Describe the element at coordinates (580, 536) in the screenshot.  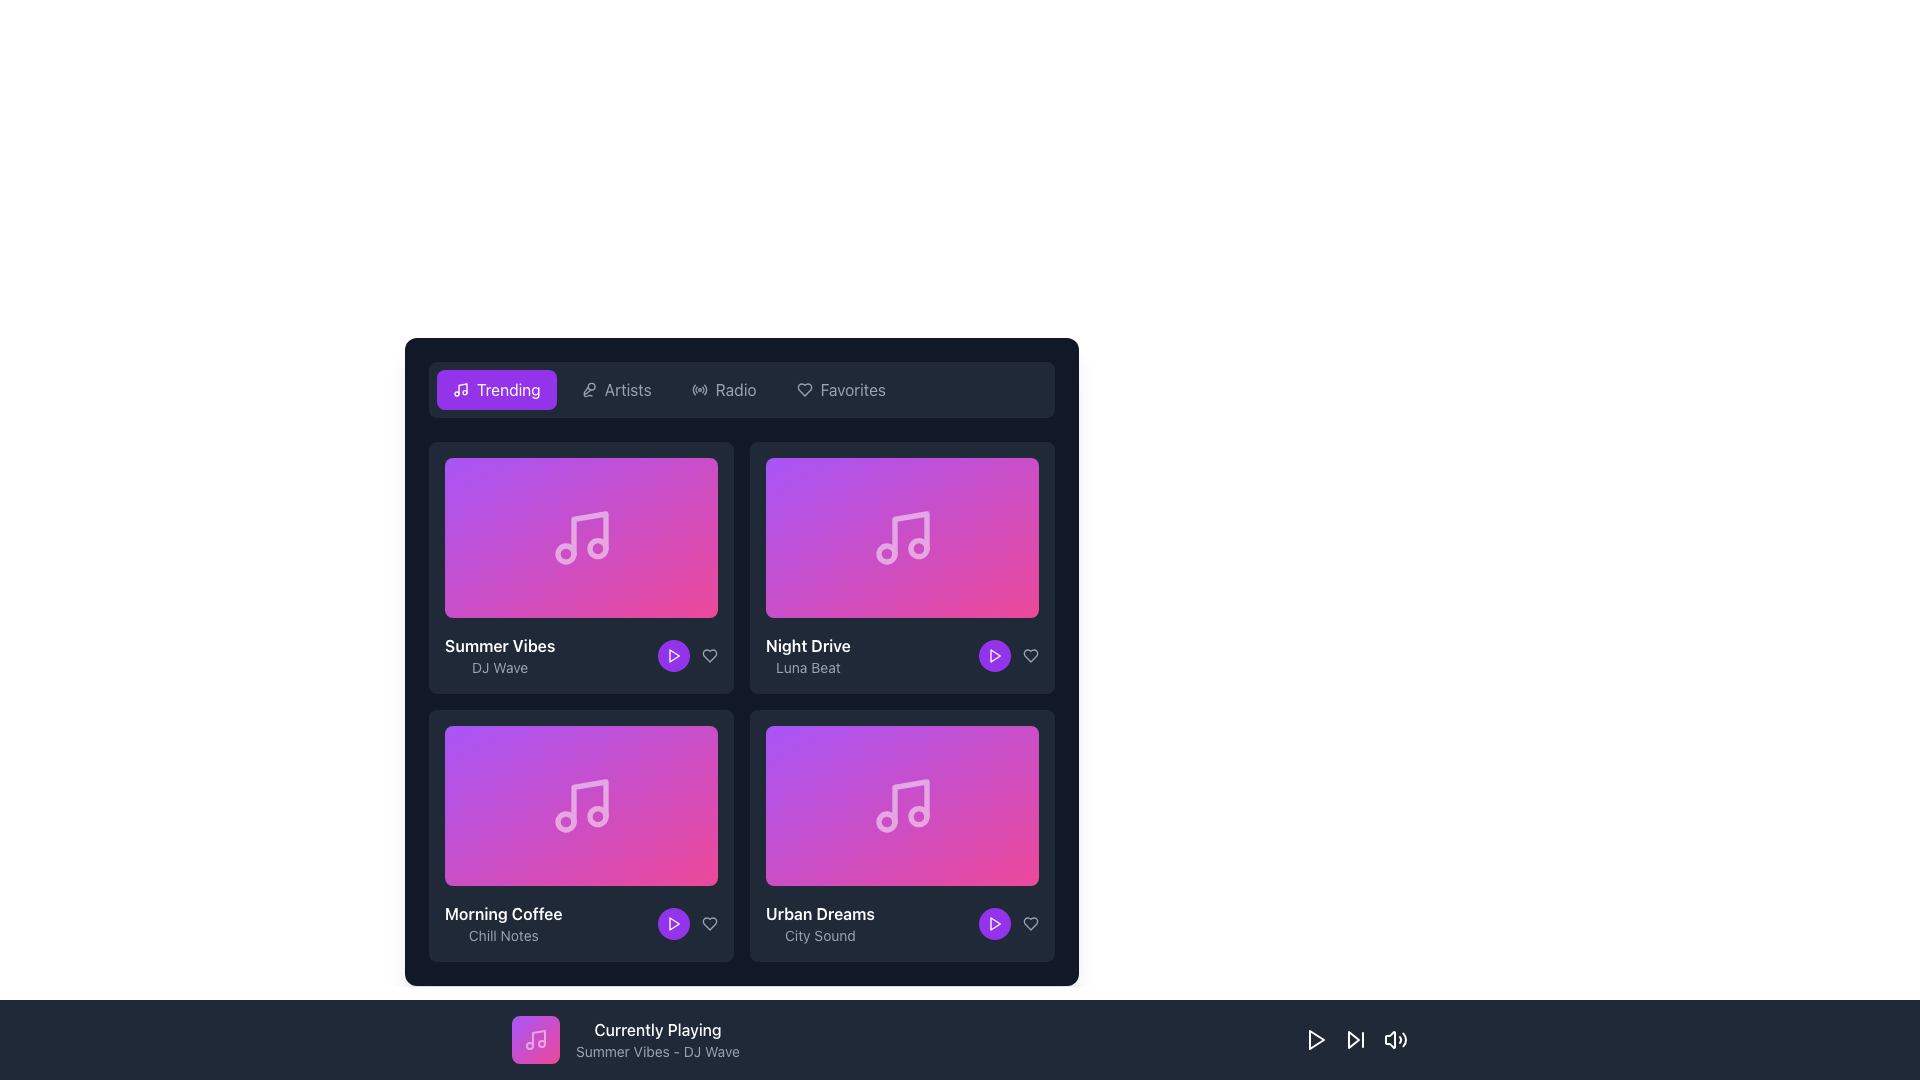
I see `the music icon representing the 'Summer Vibes' playlist by 'DJ Wave' located in the top-left quadrant of the grid layout` at that location.